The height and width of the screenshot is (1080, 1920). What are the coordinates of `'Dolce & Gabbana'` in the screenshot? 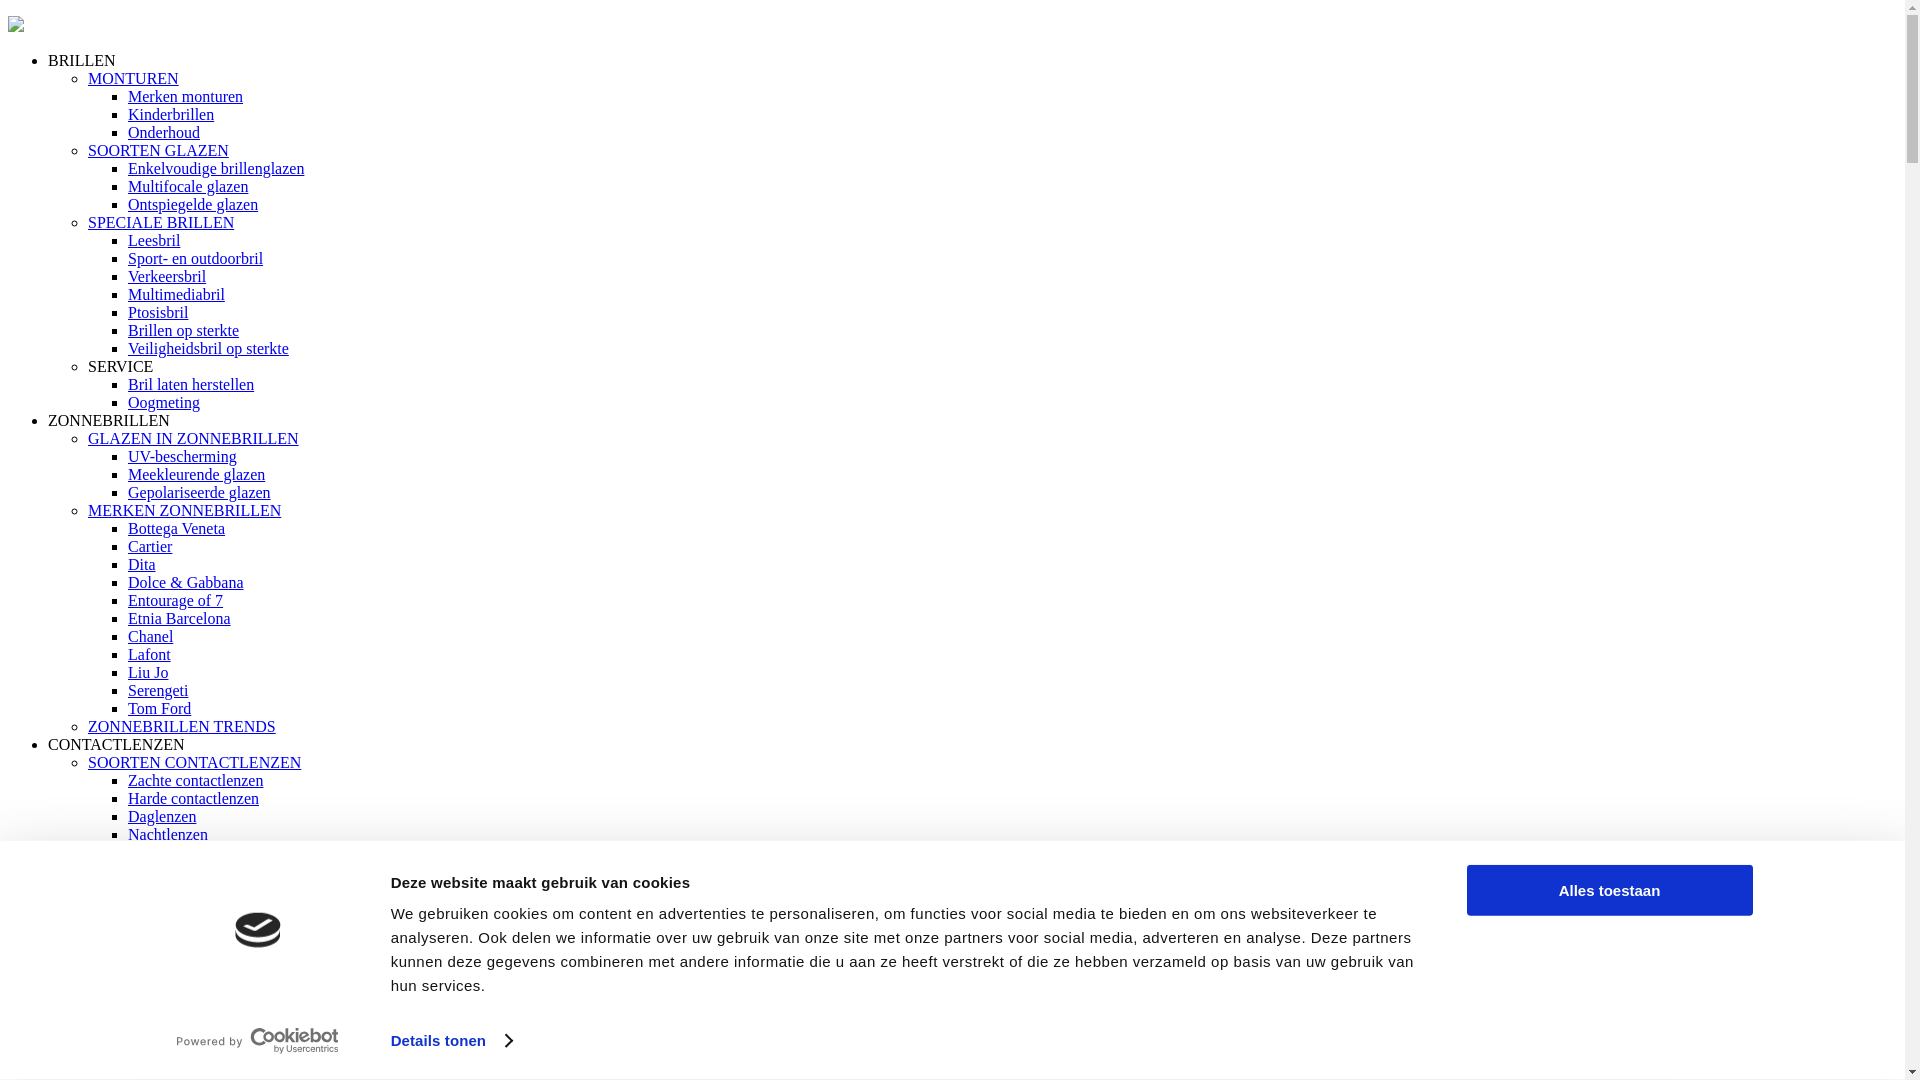 It's located at (186, 582).